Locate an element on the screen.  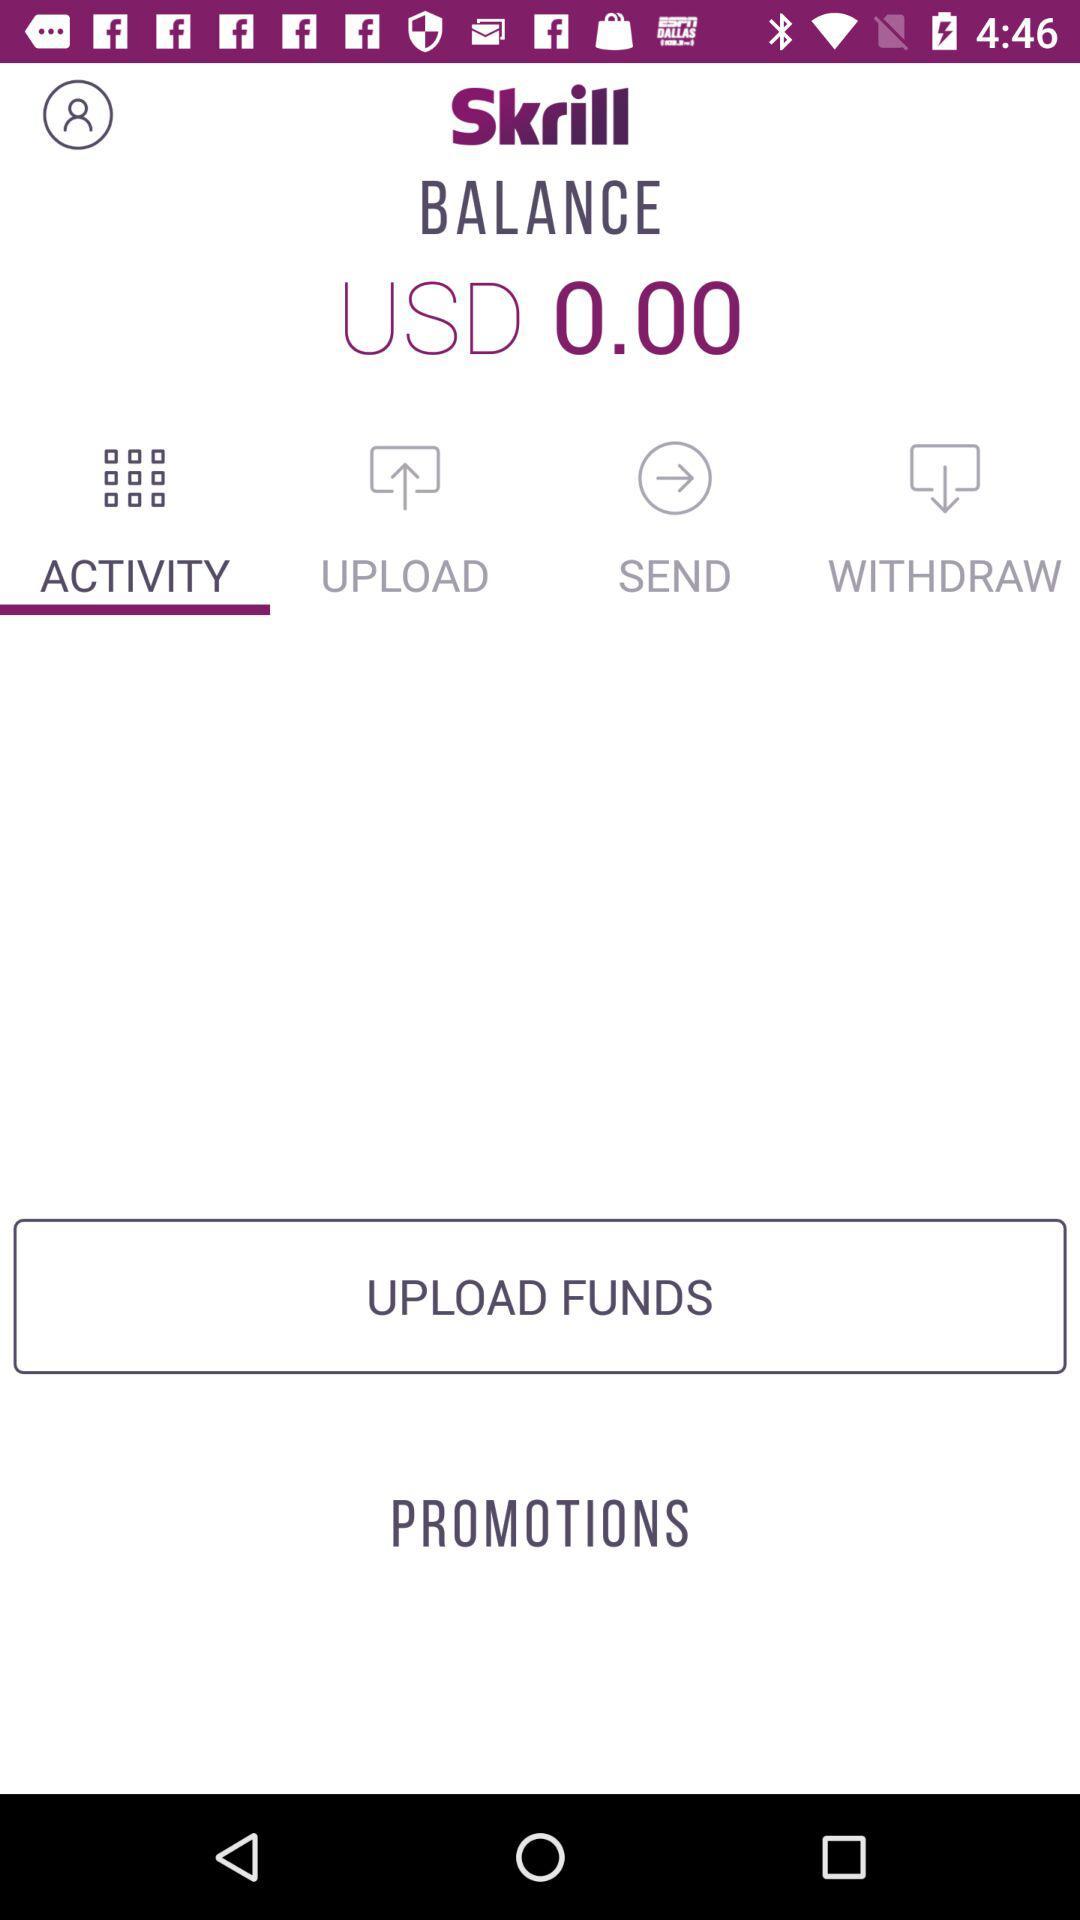
the dialpad icon is located at coordinates (135, 477).